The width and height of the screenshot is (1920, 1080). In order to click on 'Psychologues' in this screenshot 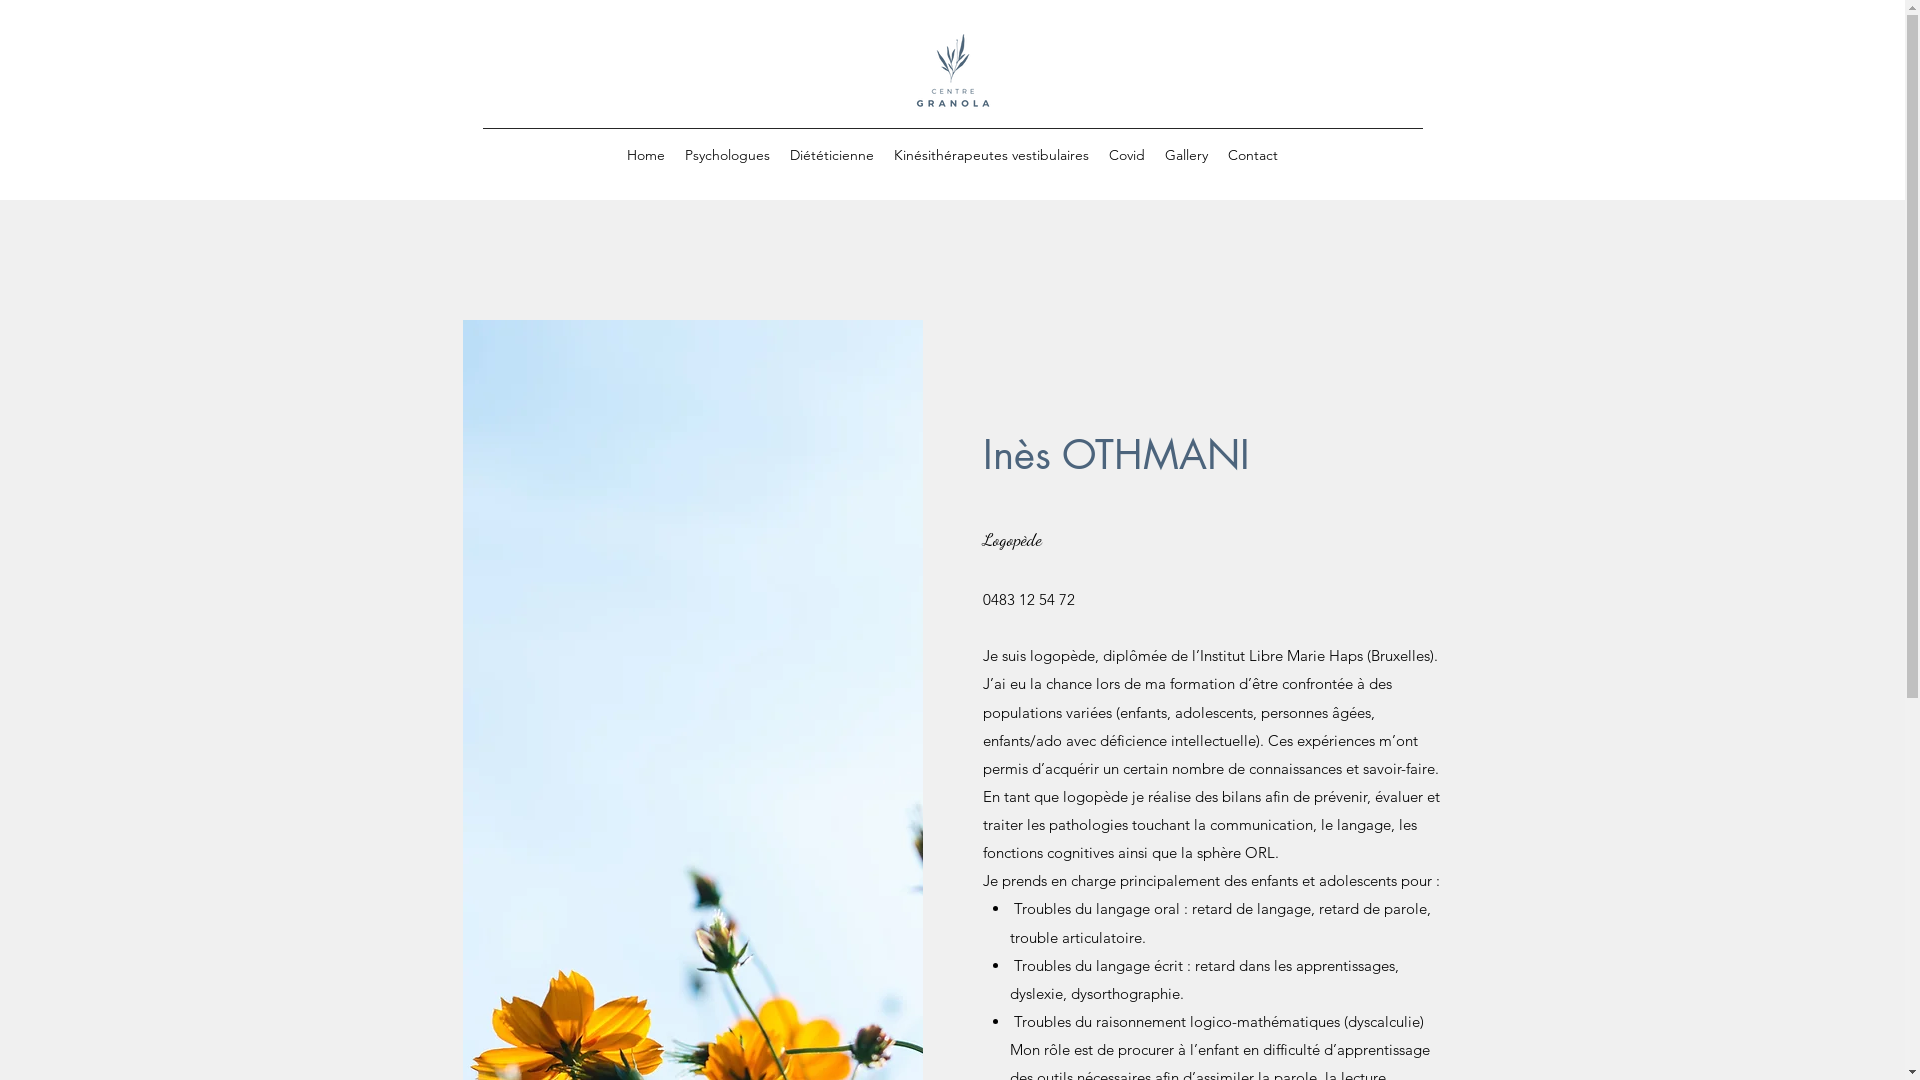, I will do `click(726, 153)`.